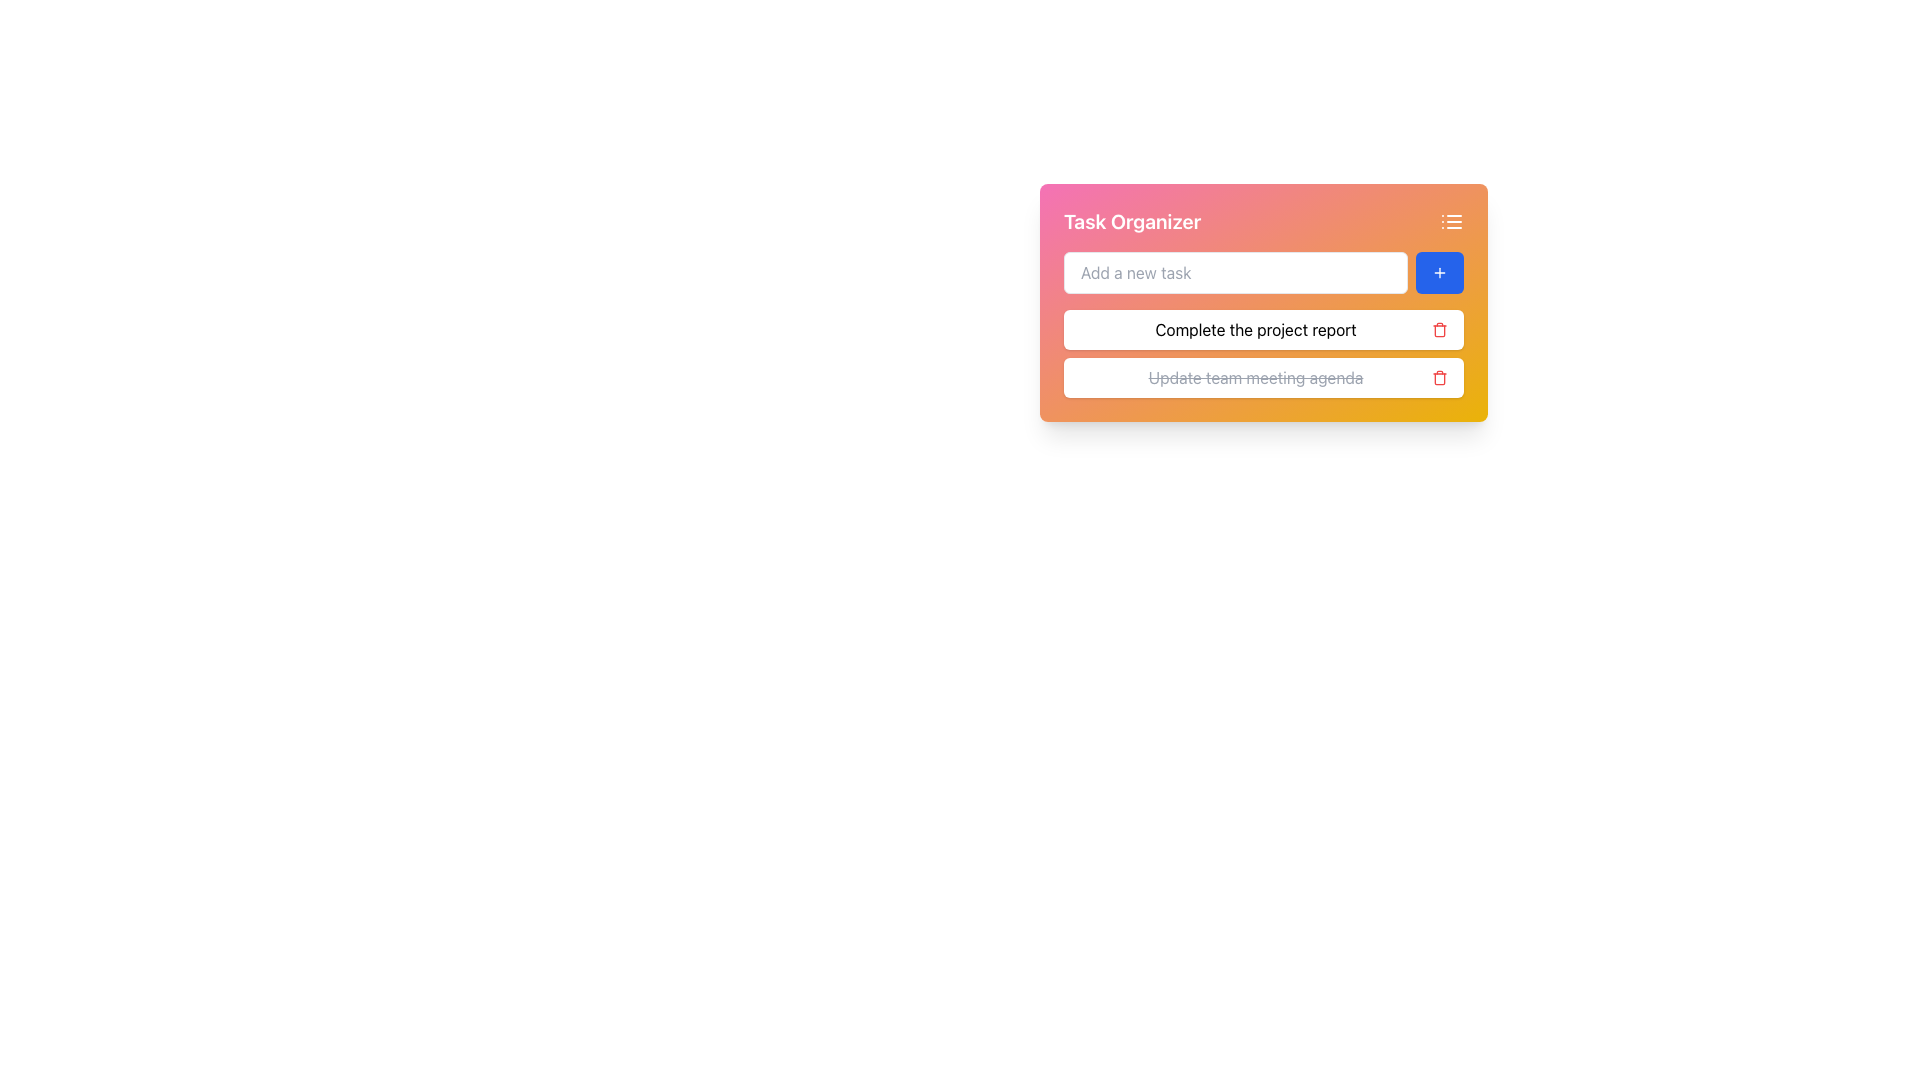 The image size is (1920, 1080). What do you see at coordinates (1440, 329) in the screenshot?
I see `the delete button located at the far-right end of the task entry labeled 'Complete the project report'` at bounding box center [1440, 329].